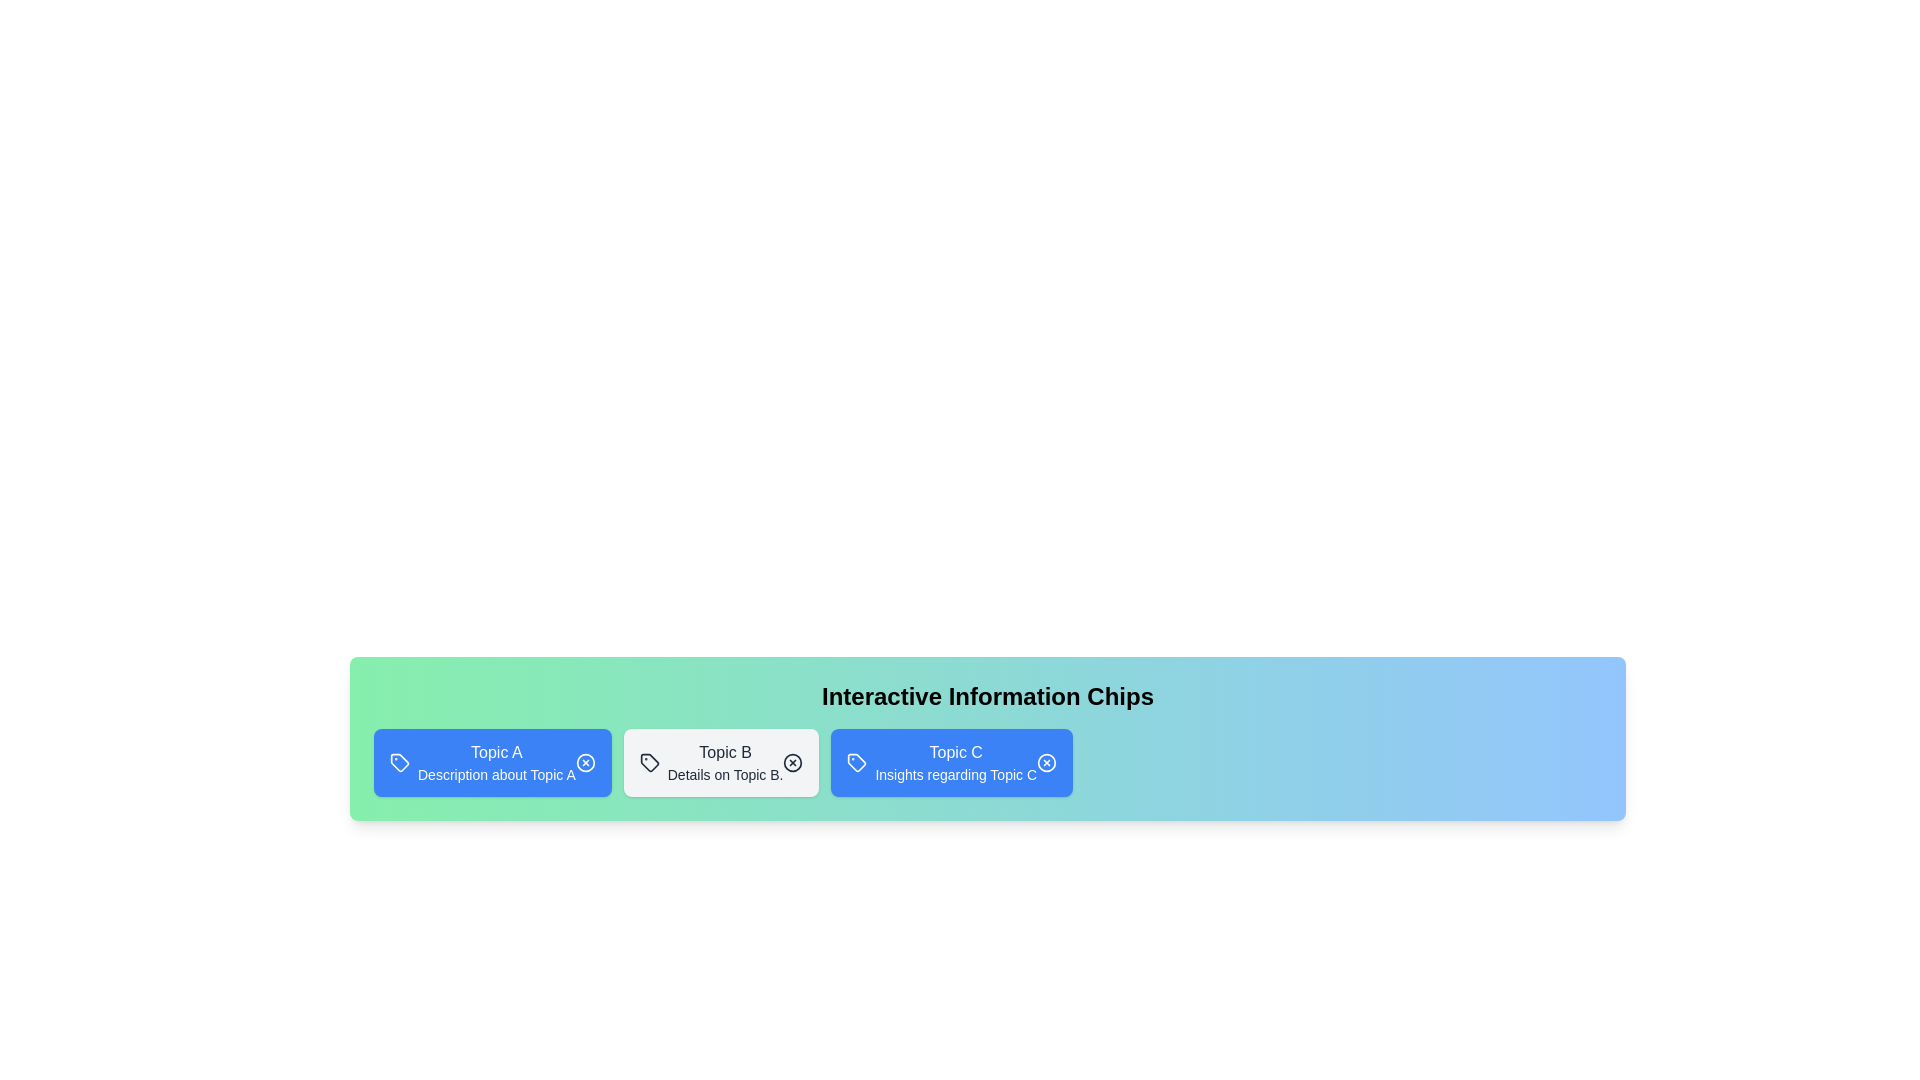  I want to click on the chip labeled Topic B to observe its hover effect, so click(720, 763).